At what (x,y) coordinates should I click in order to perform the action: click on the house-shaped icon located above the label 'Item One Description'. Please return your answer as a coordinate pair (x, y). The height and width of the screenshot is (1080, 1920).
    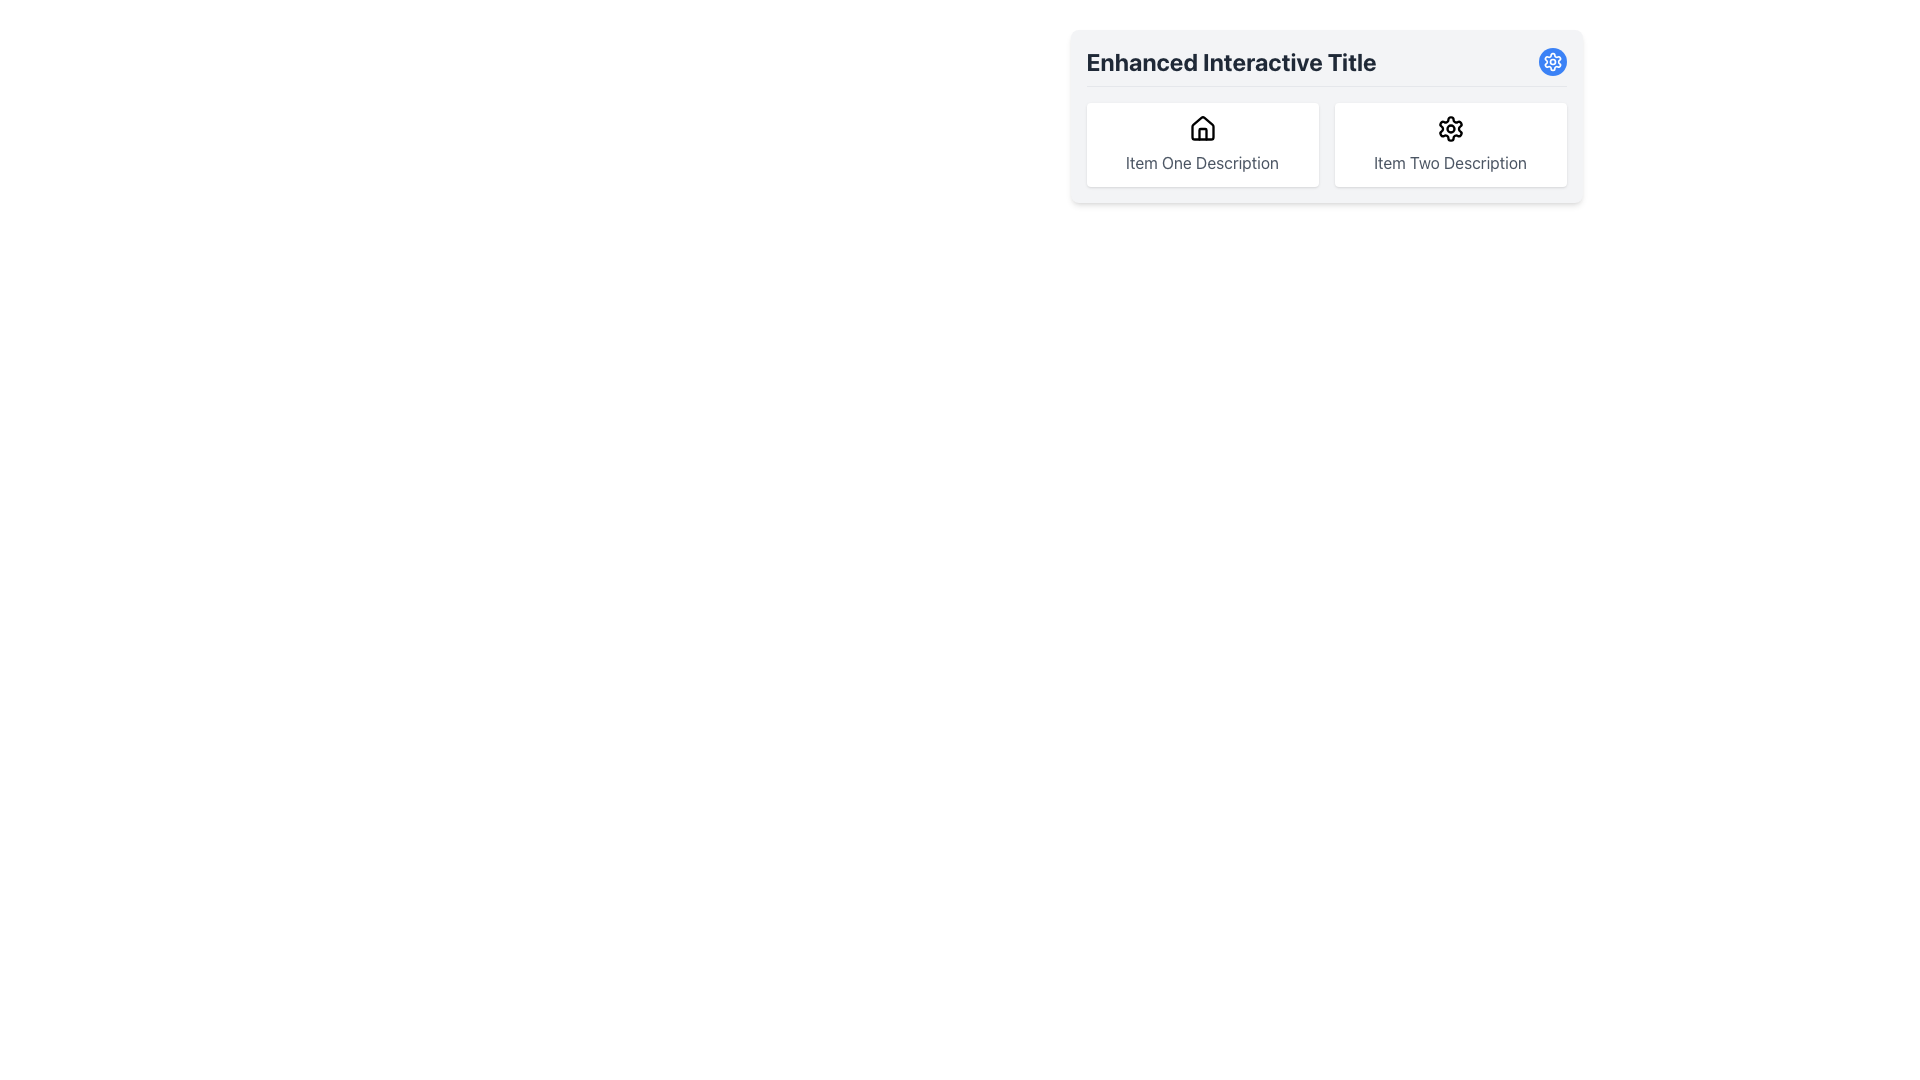
    Looking at the image, I should click on (1201, 128).